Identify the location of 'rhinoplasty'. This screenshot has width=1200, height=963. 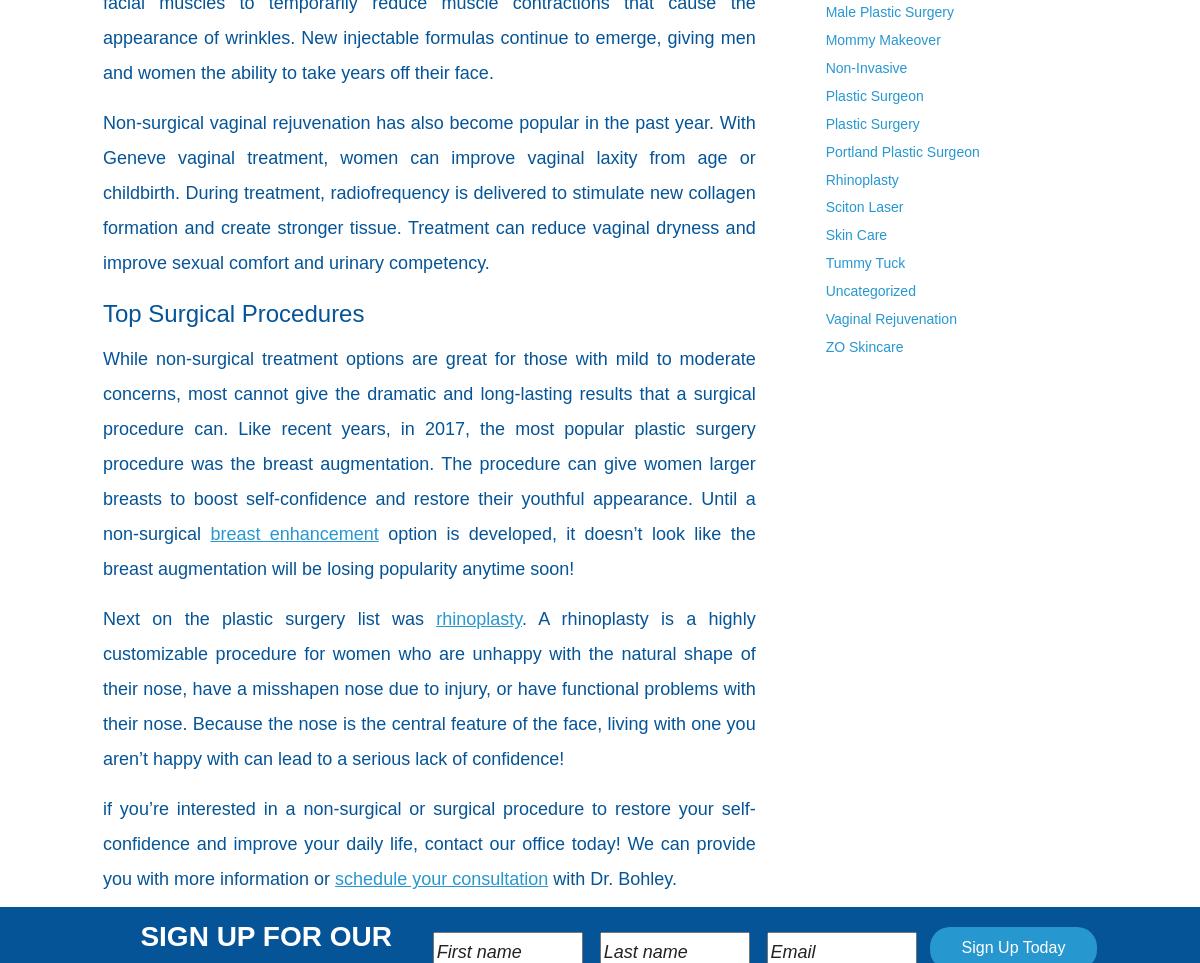
(477, 618).